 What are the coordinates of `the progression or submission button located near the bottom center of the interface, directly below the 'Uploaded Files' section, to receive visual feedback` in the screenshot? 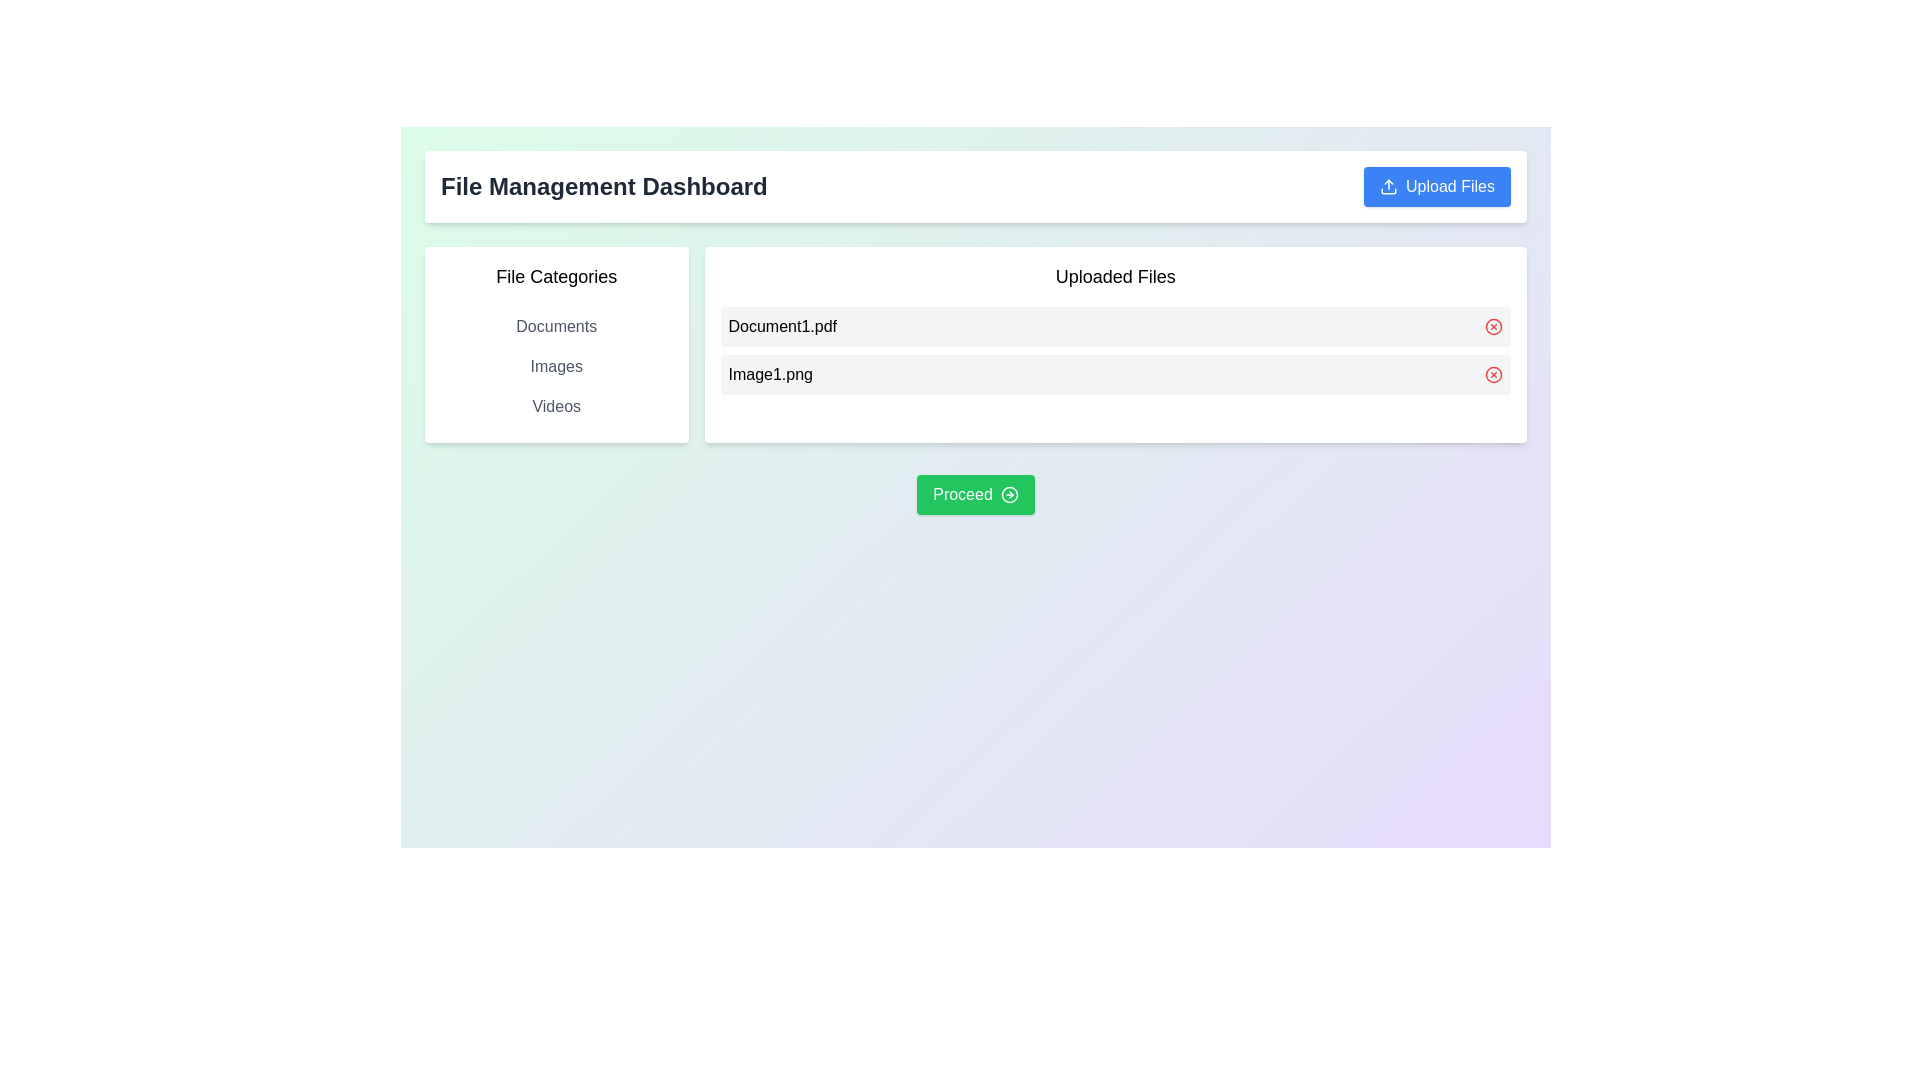 It's located at (975, 494).